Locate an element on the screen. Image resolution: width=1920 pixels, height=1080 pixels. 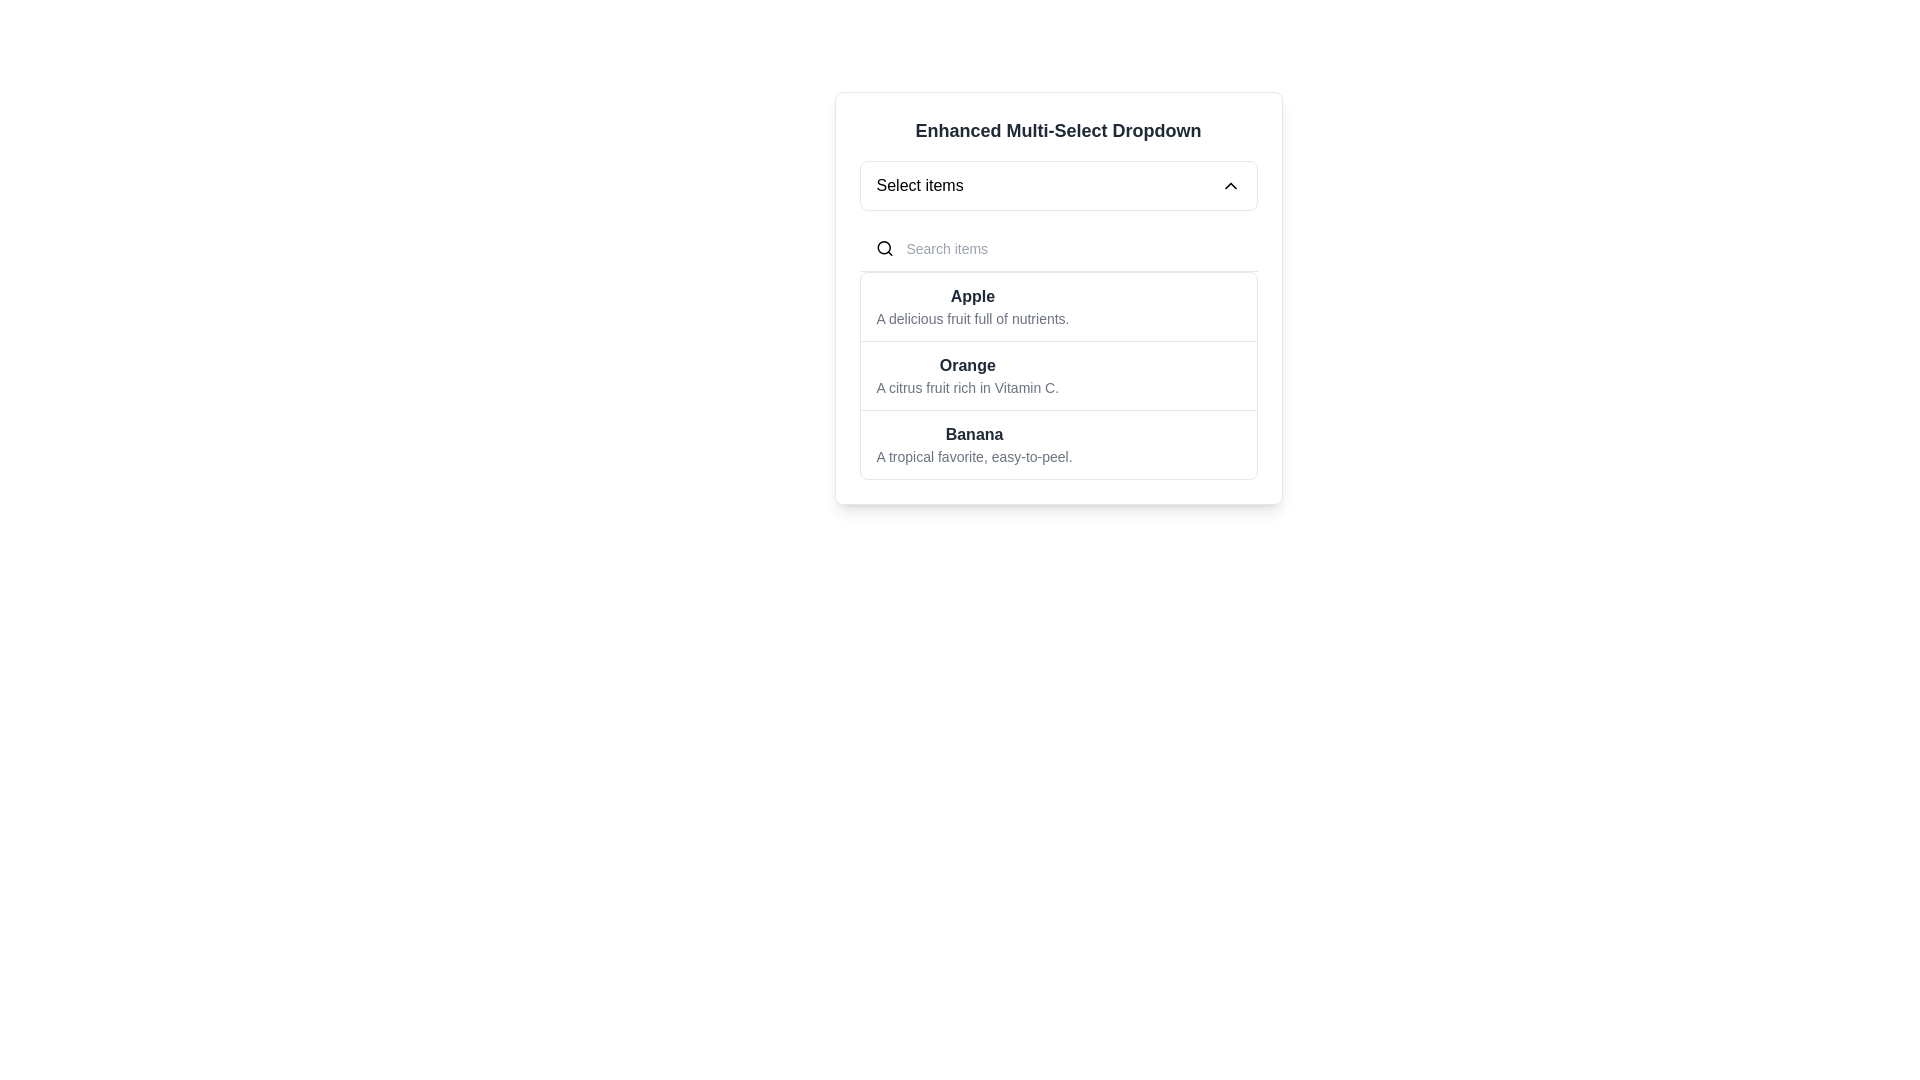
the 'Select items' dropdown trigger button is located at coordinates (1057, 185).